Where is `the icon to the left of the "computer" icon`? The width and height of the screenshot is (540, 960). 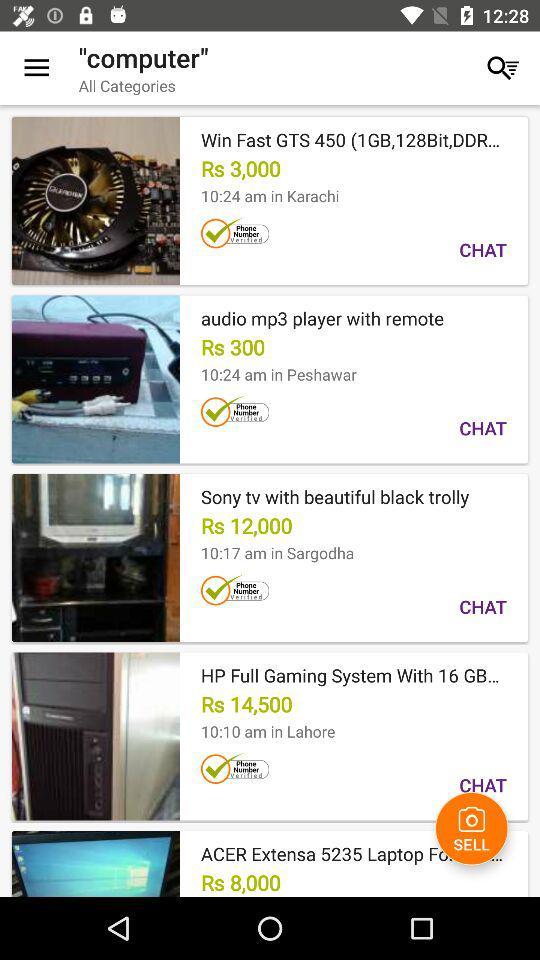
the icon to the left of the "computer" icon is located at coordinates (36, 68).